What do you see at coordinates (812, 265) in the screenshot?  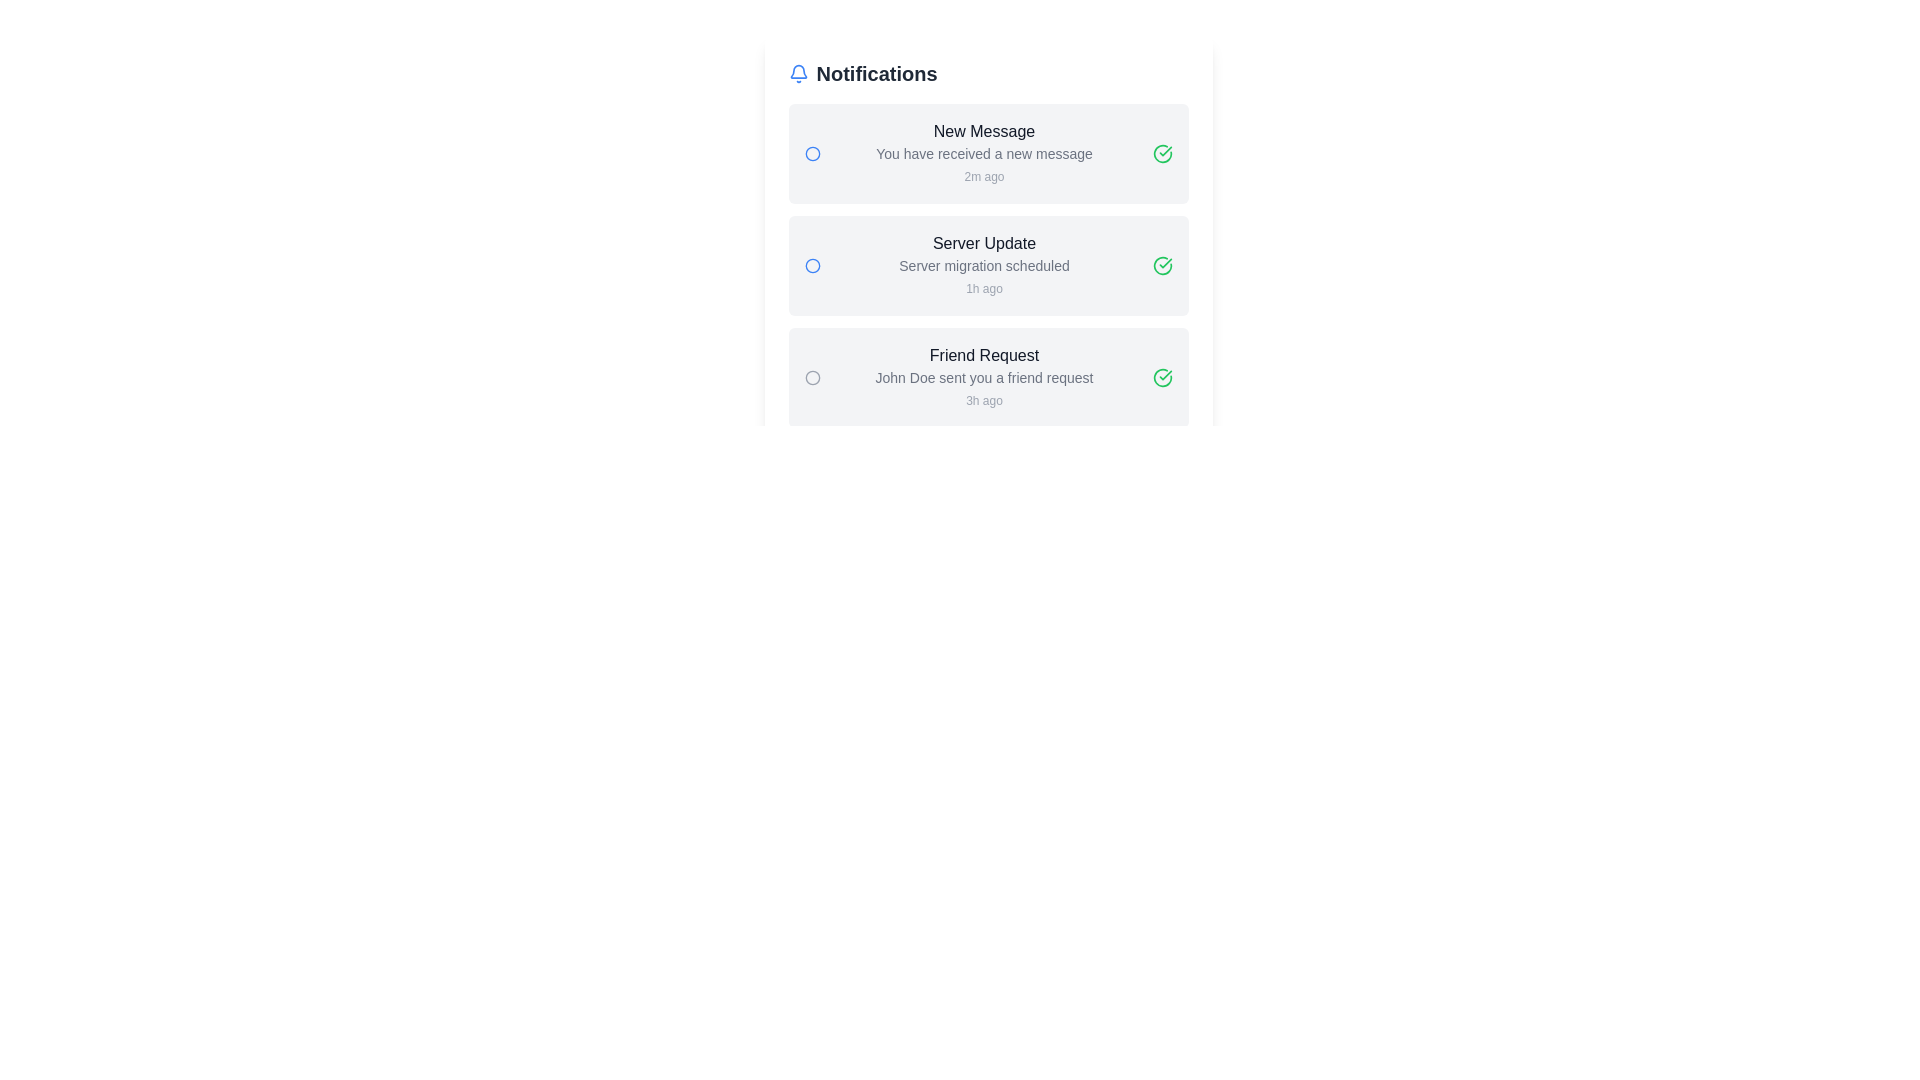 I see `the small circular icon with a blue outline located to the left of the text content in the 'Server Update' notification within the notification list` at bounding box center [812, 265].